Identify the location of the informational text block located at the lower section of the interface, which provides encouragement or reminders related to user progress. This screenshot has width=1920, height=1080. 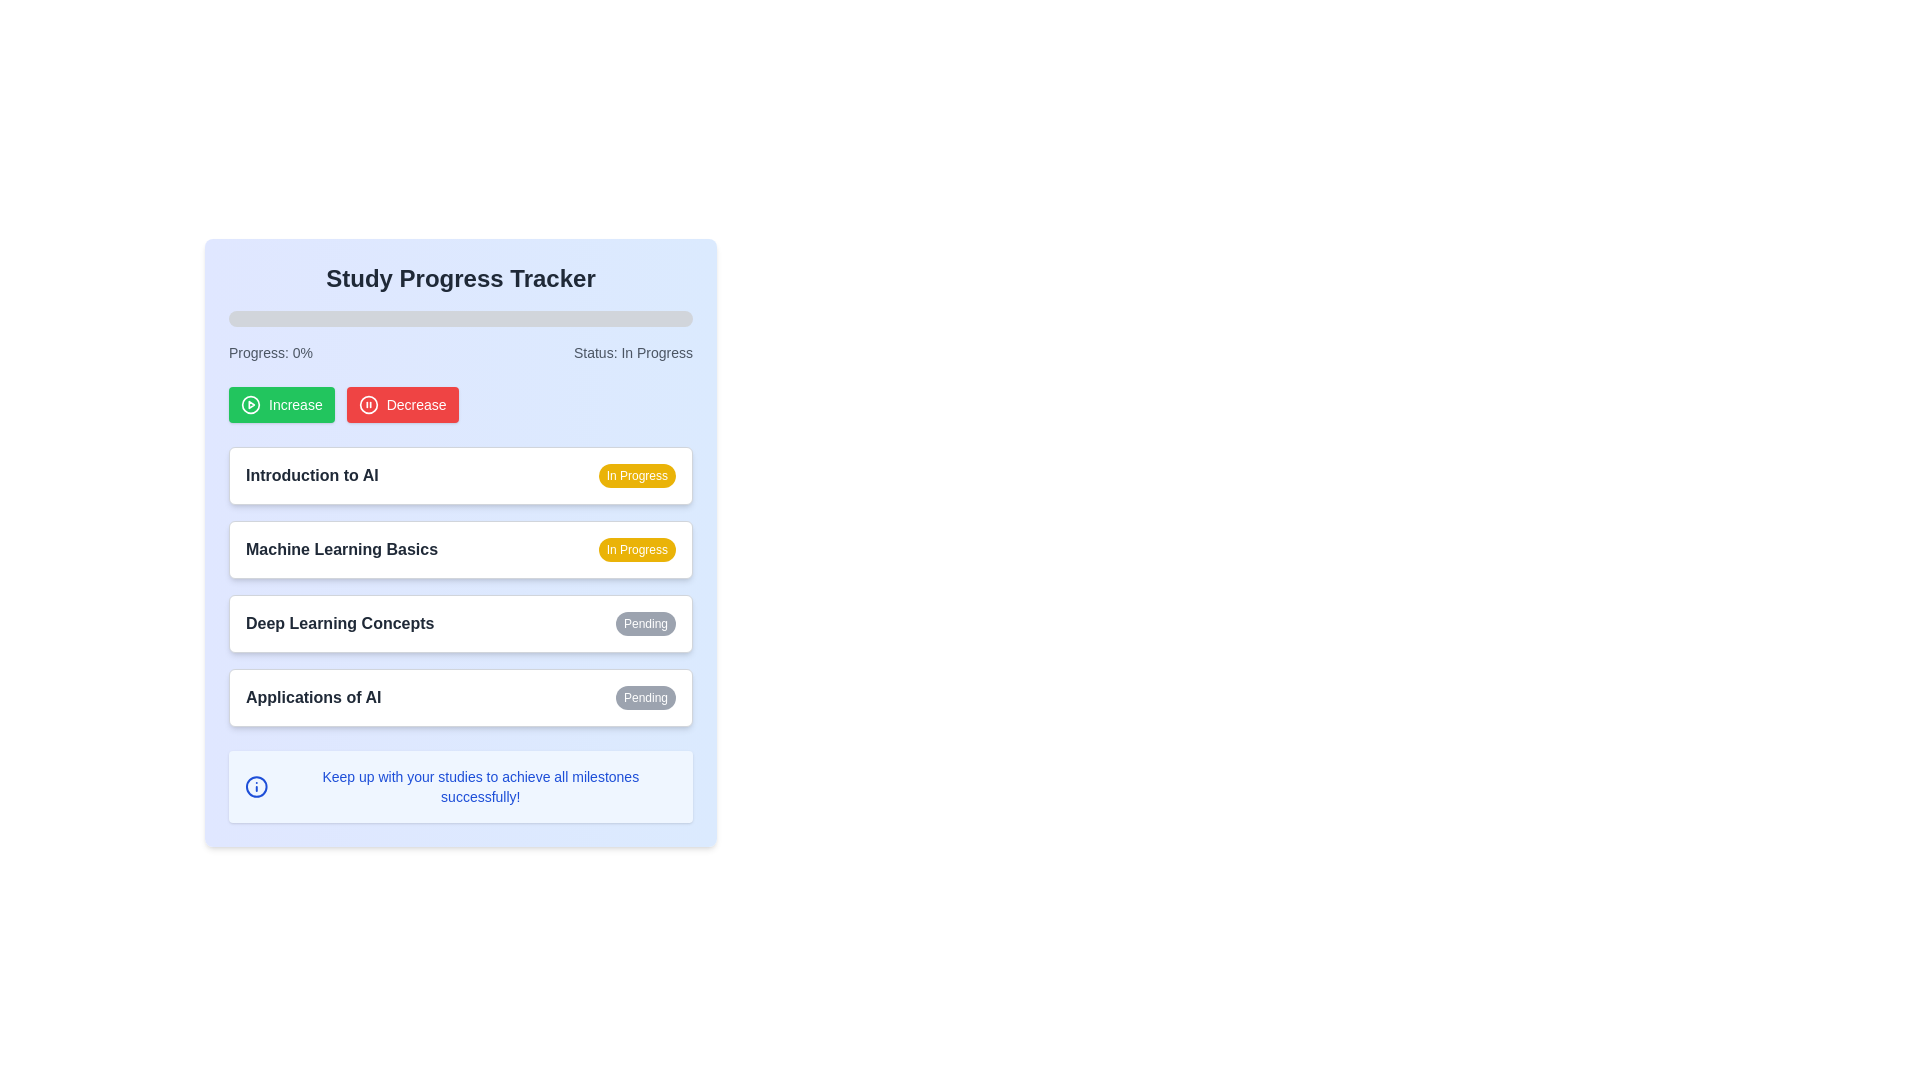
(480, 785).